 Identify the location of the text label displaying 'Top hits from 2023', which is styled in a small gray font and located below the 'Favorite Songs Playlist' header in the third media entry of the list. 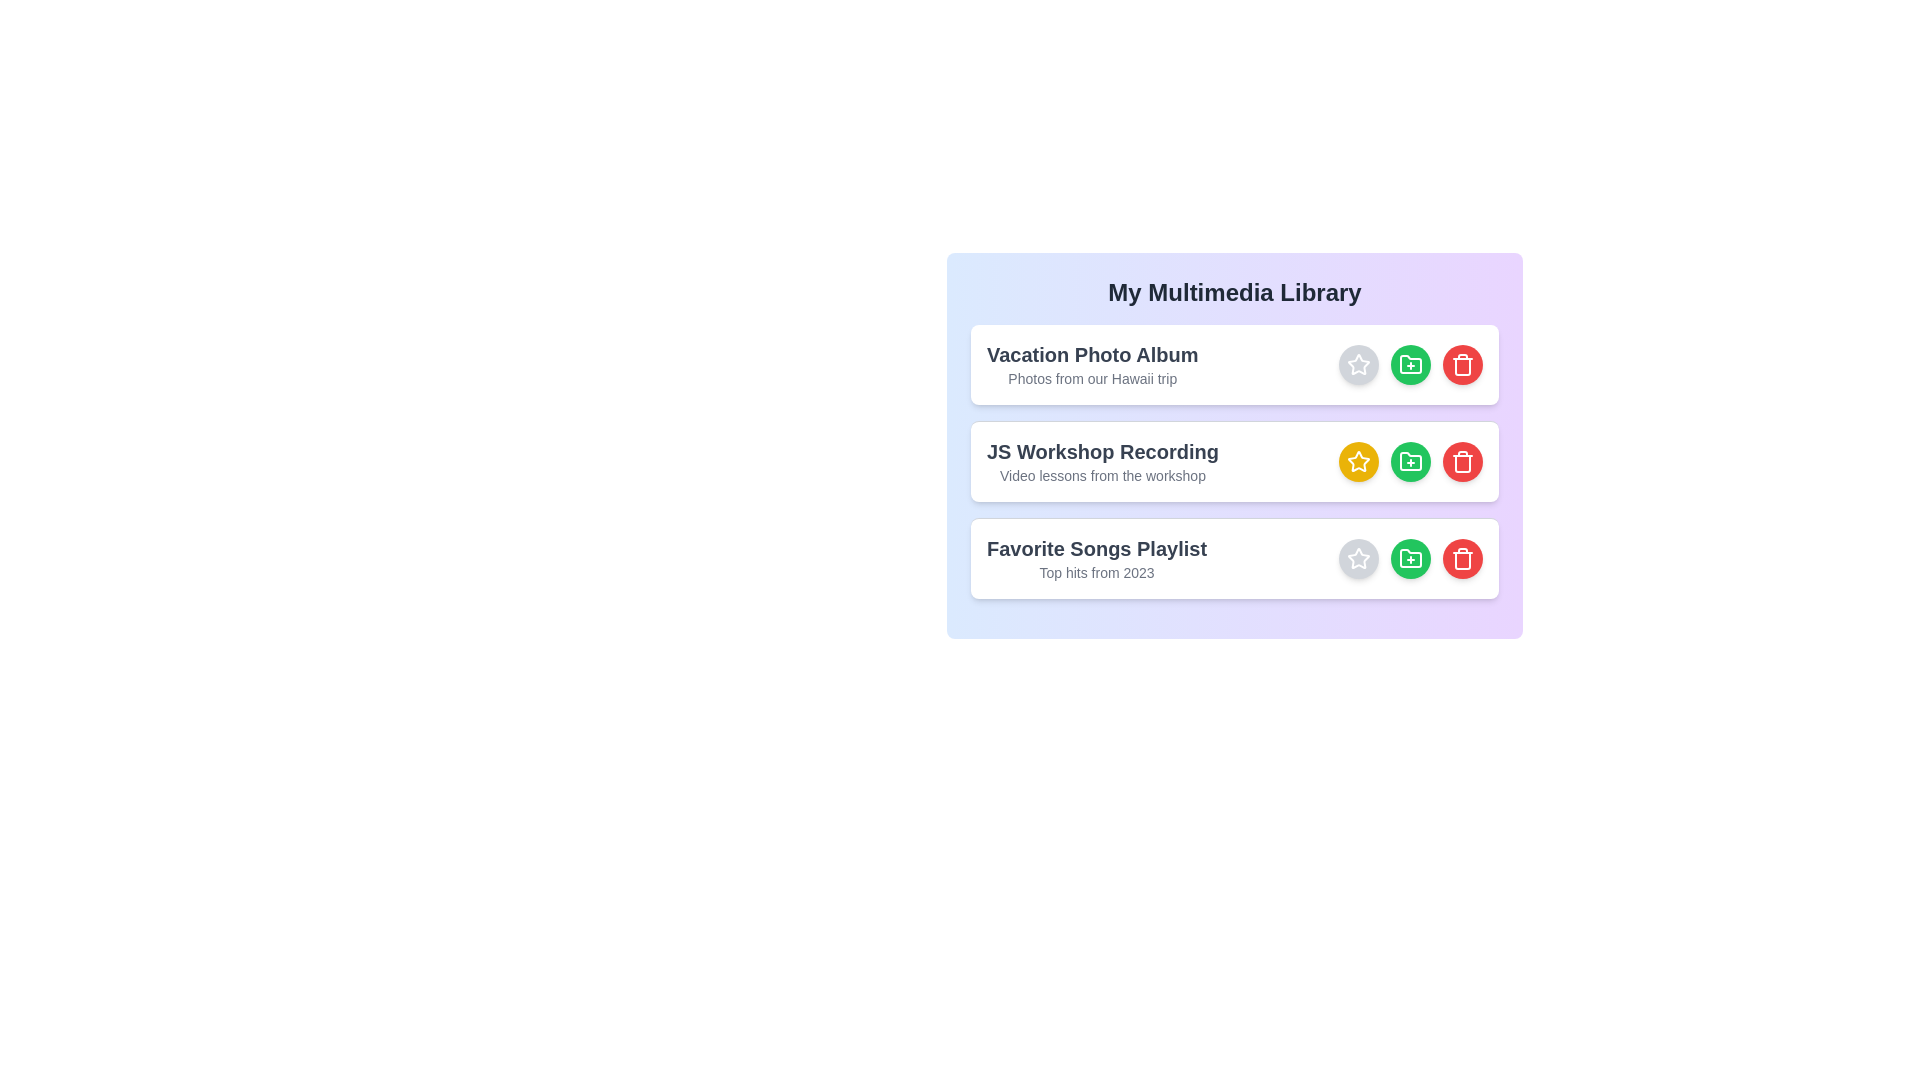
(1096, 573).